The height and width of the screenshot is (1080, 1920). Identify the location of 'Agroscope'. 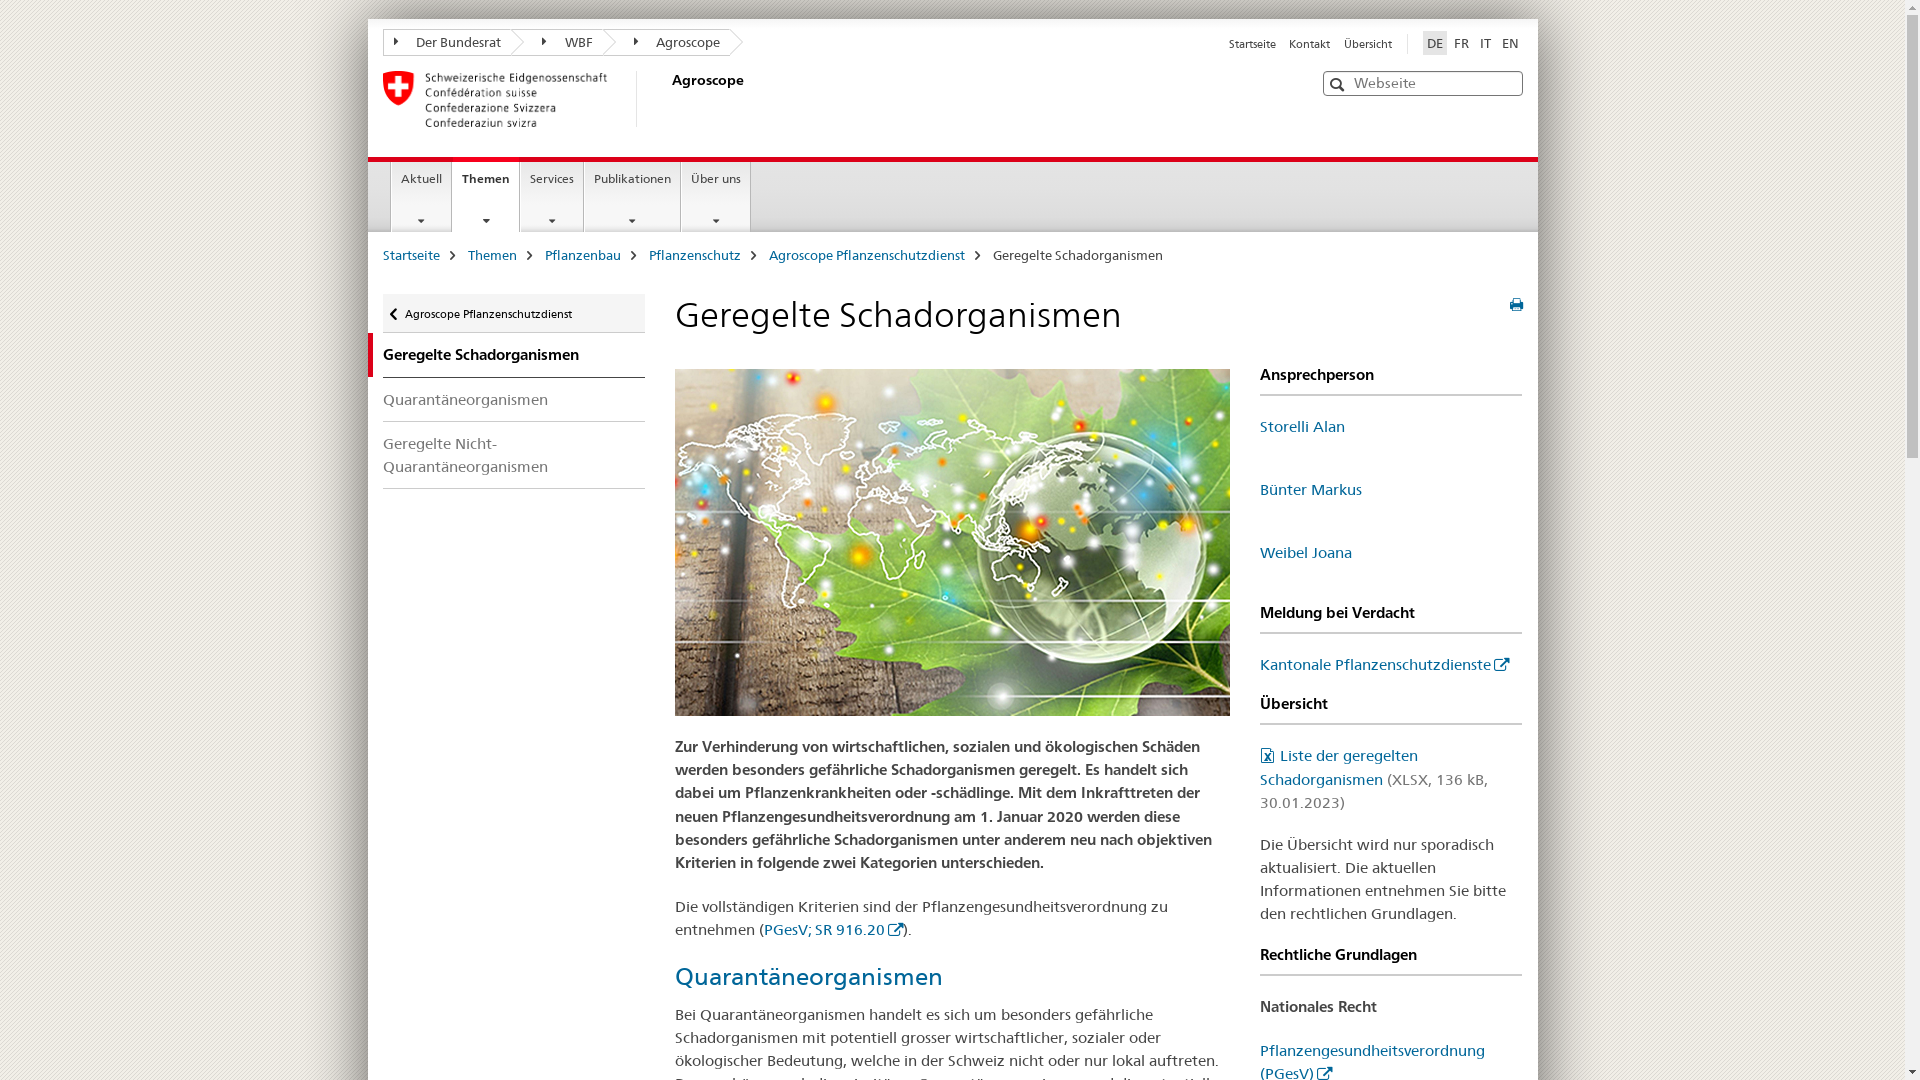
(666, 42).